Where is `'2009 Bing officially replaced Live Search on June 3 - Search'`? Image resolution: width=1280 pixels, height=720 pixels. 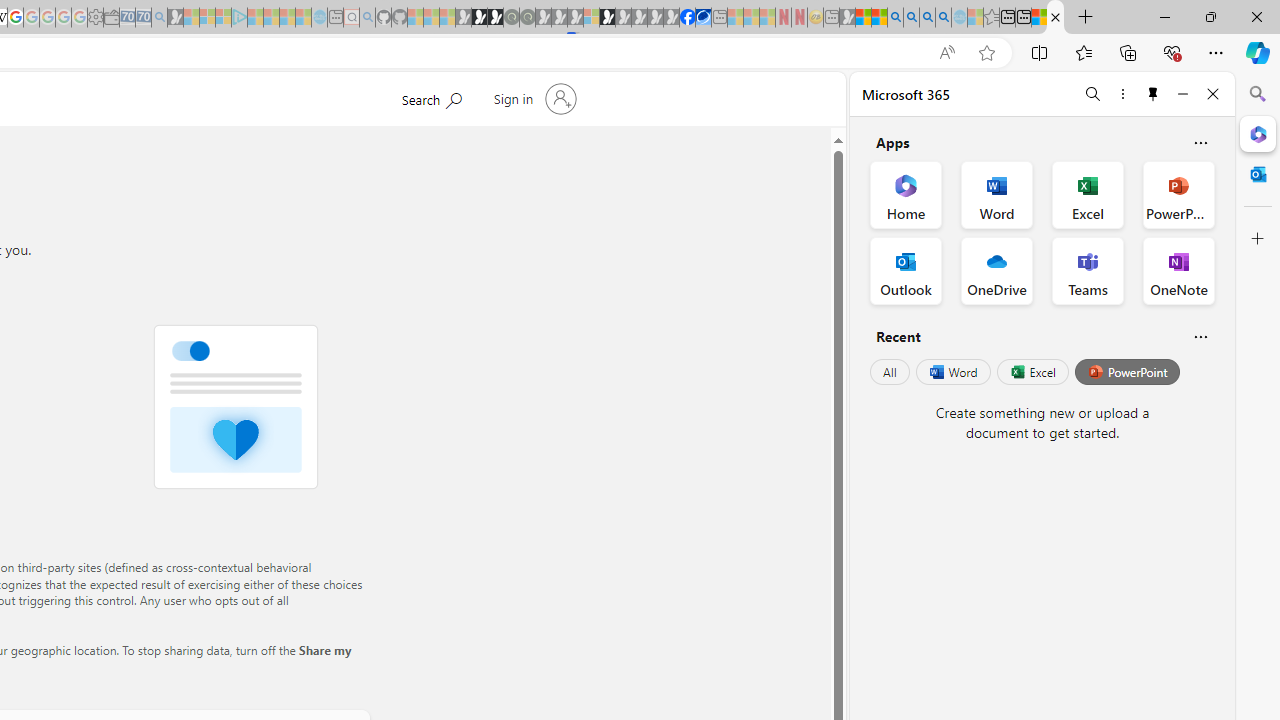 '2009 Bing officially replaced Live Search on June 3 - Search' is located at coordinates (910, 17).